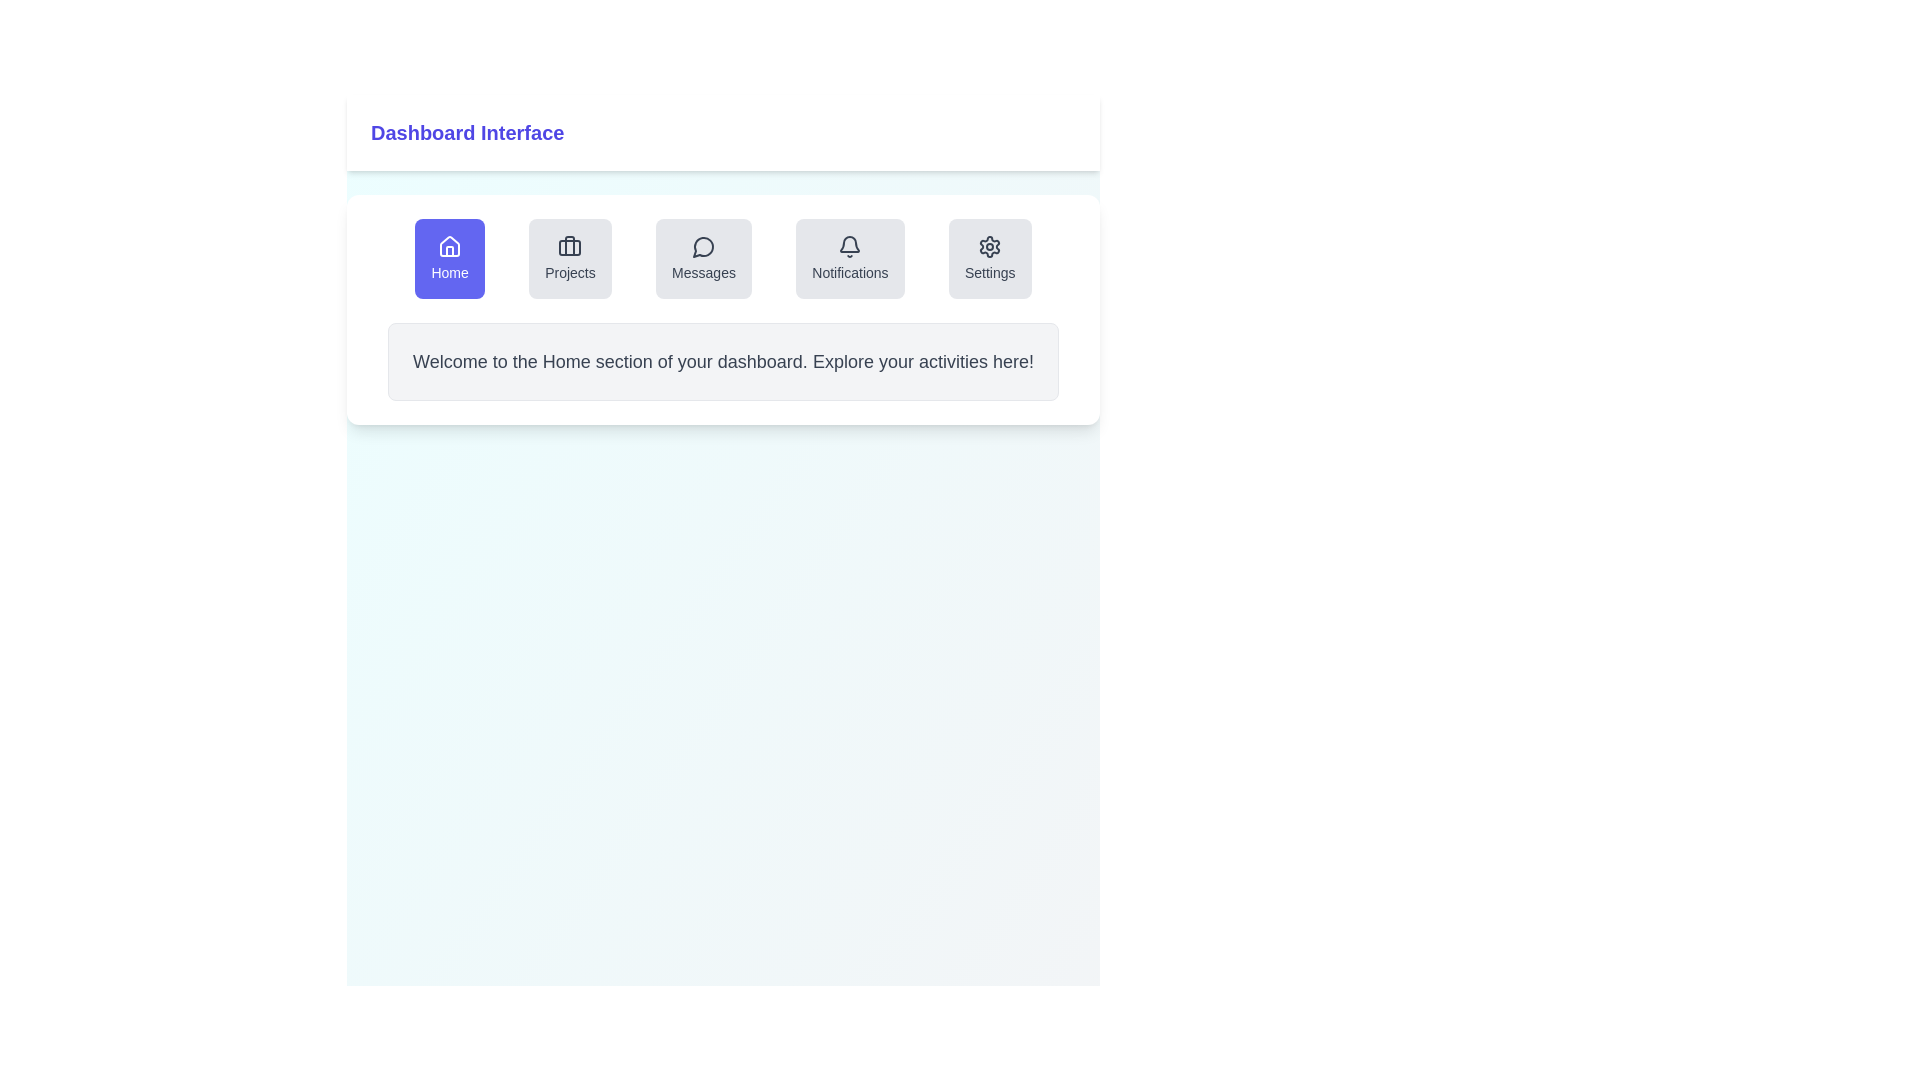 Image resolution: width=1920 pixels, height=1080 pixels. Describe the element at coordinates (990, 257) in the screenshot. I see `the 'Settings' button with a gray background and a gear icon located in the top-right corner of the button group in the dashboard interface to observe hover effects` at that location.